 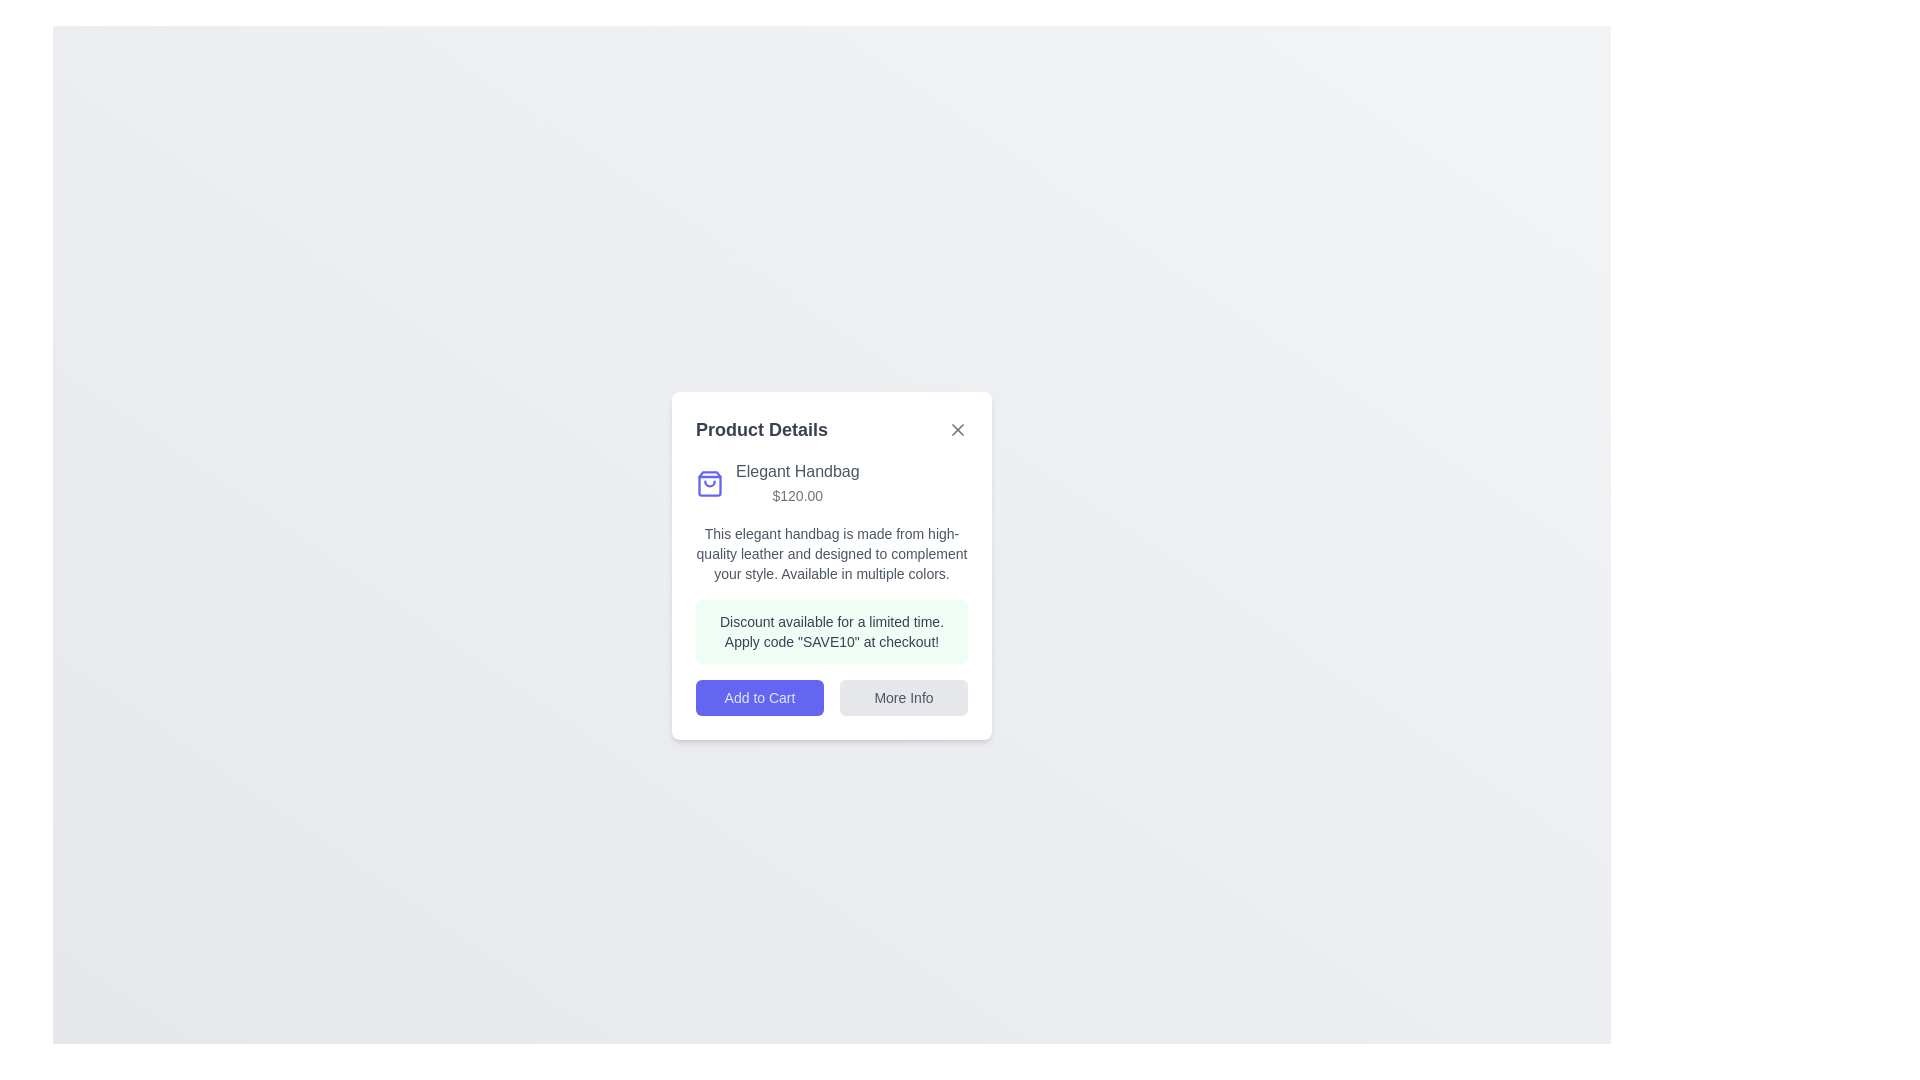 I want to click on the informational alert box that conveys the discount promotion and instructions about the code 'SAVE10', located in the centered modal dialog titled 'Product Details', so click(x=831, y=632).